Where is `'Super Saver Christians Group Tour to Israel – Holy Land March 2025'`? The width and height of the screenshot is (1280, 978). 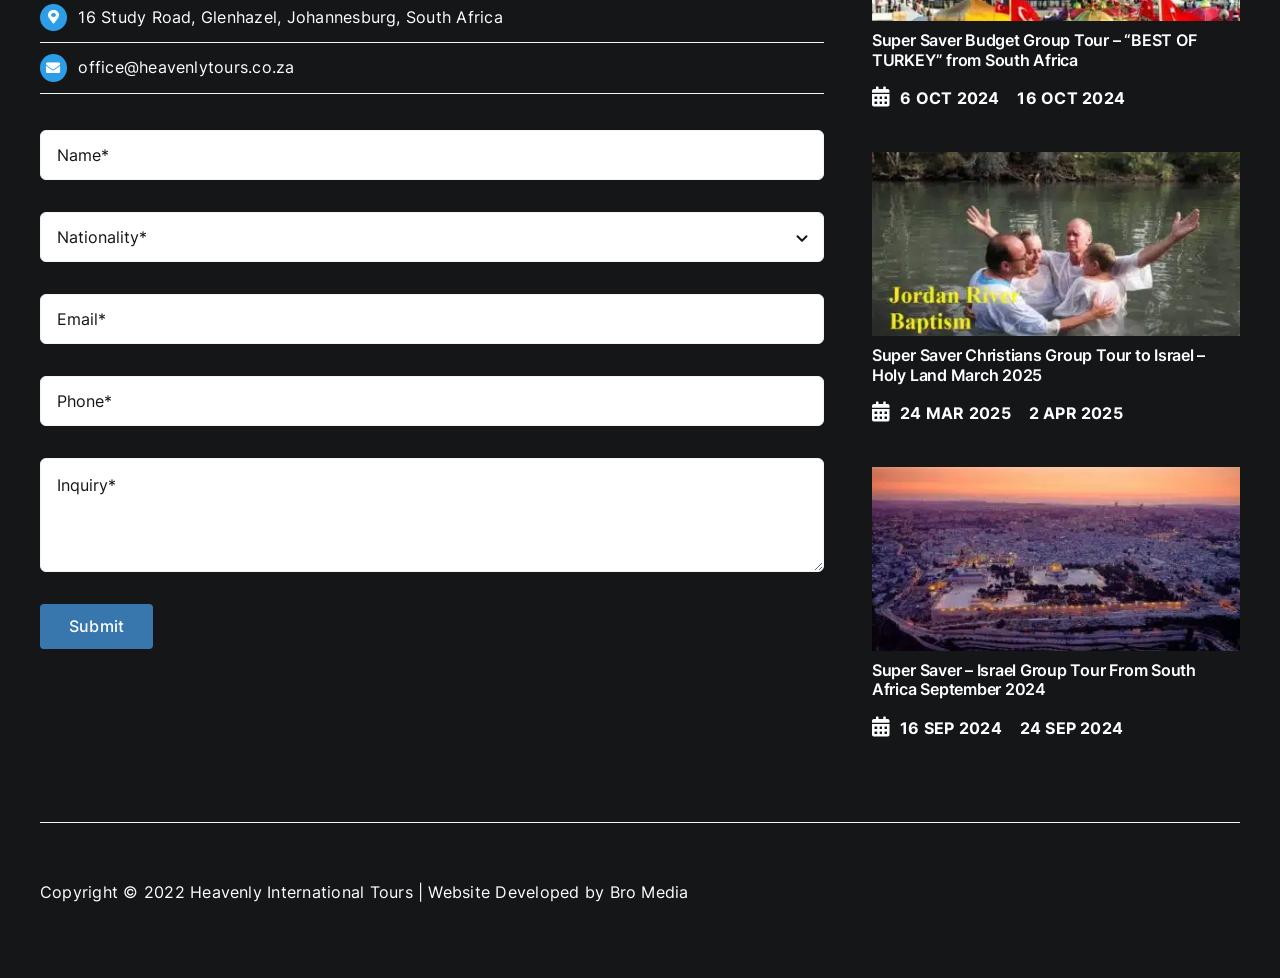
'Super Saver Christians Group Tour to Israel – Holy Land March 2025' is located at coordinates (1037, 363).